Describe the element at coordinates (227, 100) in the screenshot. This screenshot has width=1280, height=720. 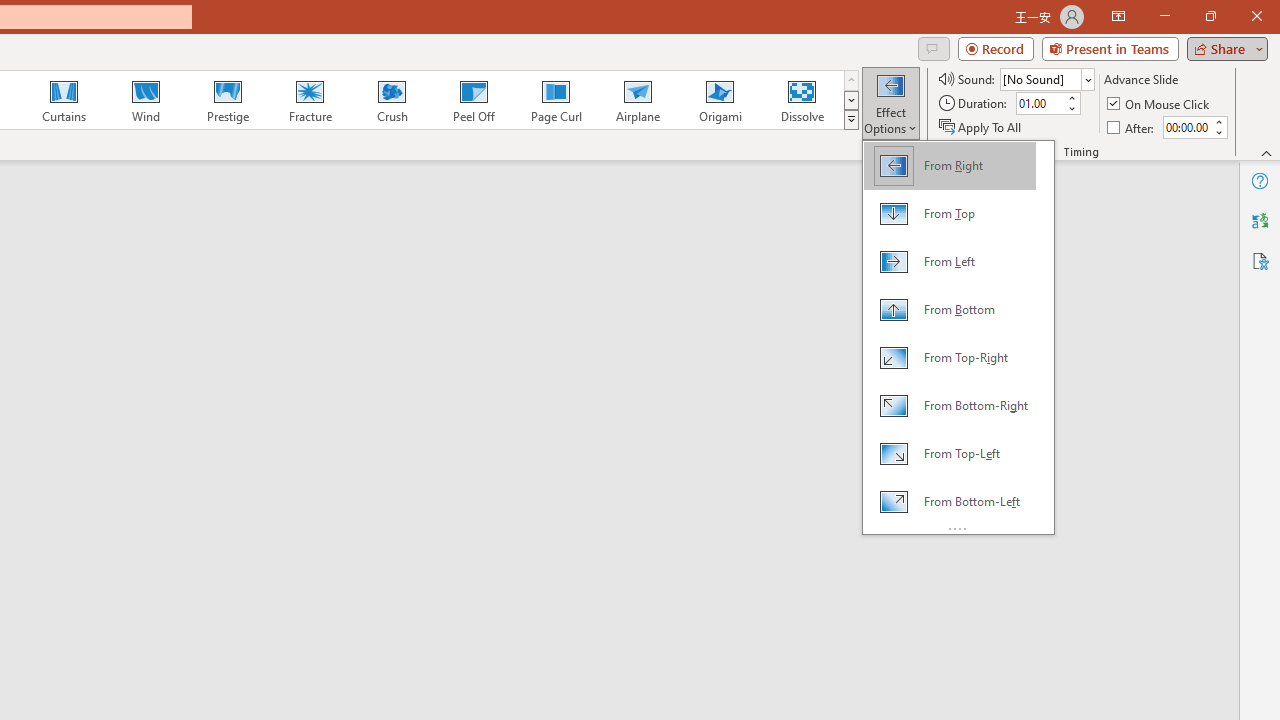
I see `'Prestige'` at that location.